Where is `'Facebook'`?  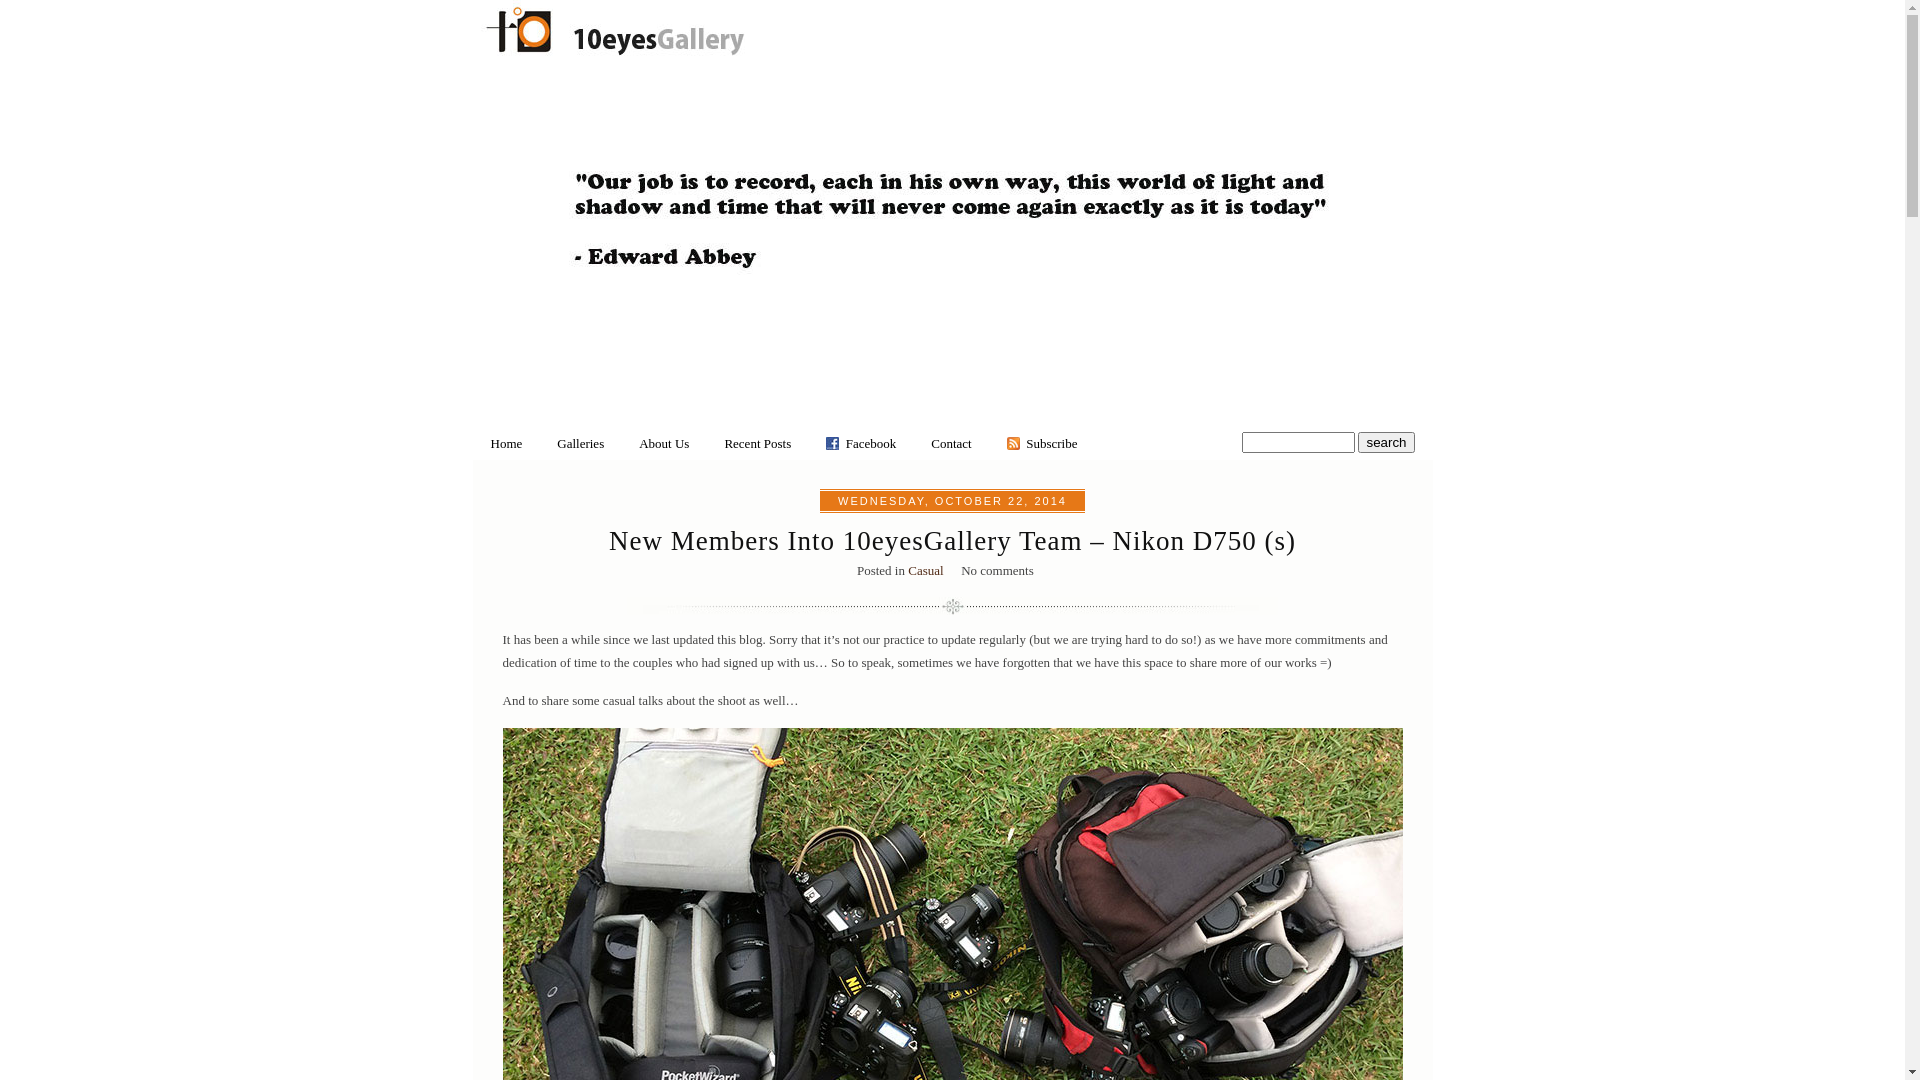
'Facebook' is located at coordinates (871, 442).